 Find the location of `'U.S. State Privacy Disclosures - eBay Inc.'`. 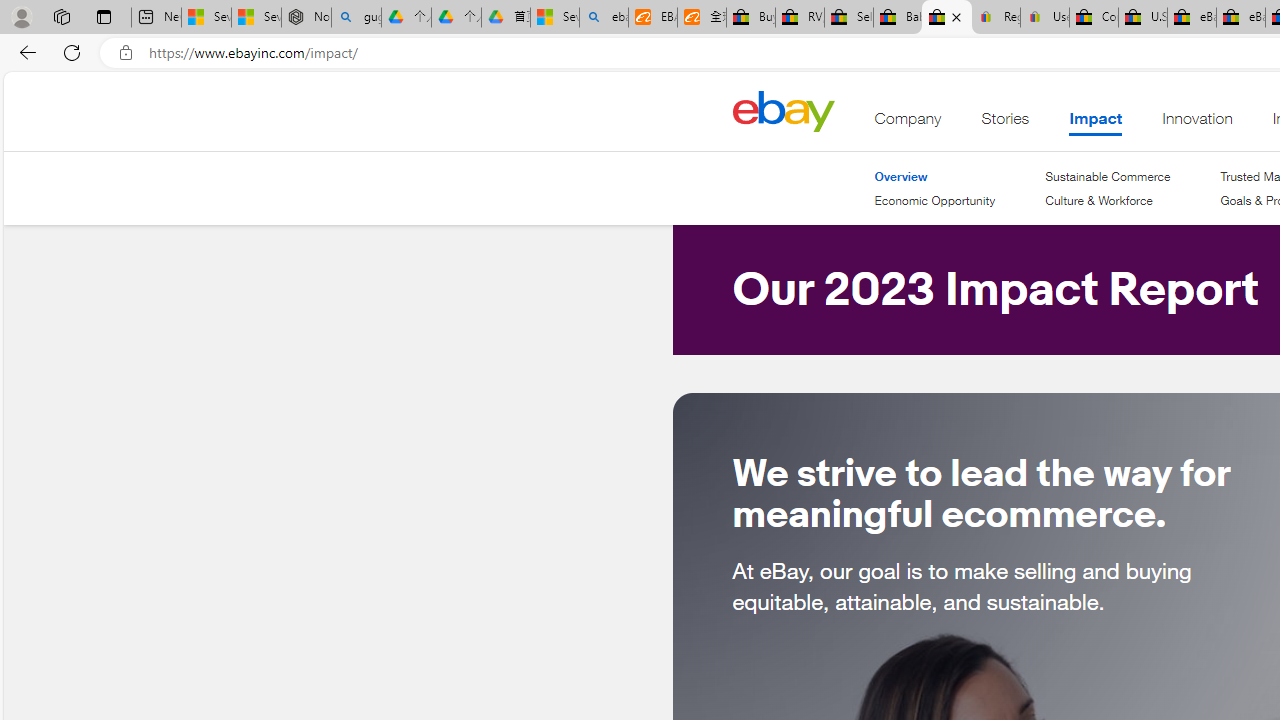

'U.S. State Privacy Disclosures - eBay Inc.' is located at coordinates (1143, 17).